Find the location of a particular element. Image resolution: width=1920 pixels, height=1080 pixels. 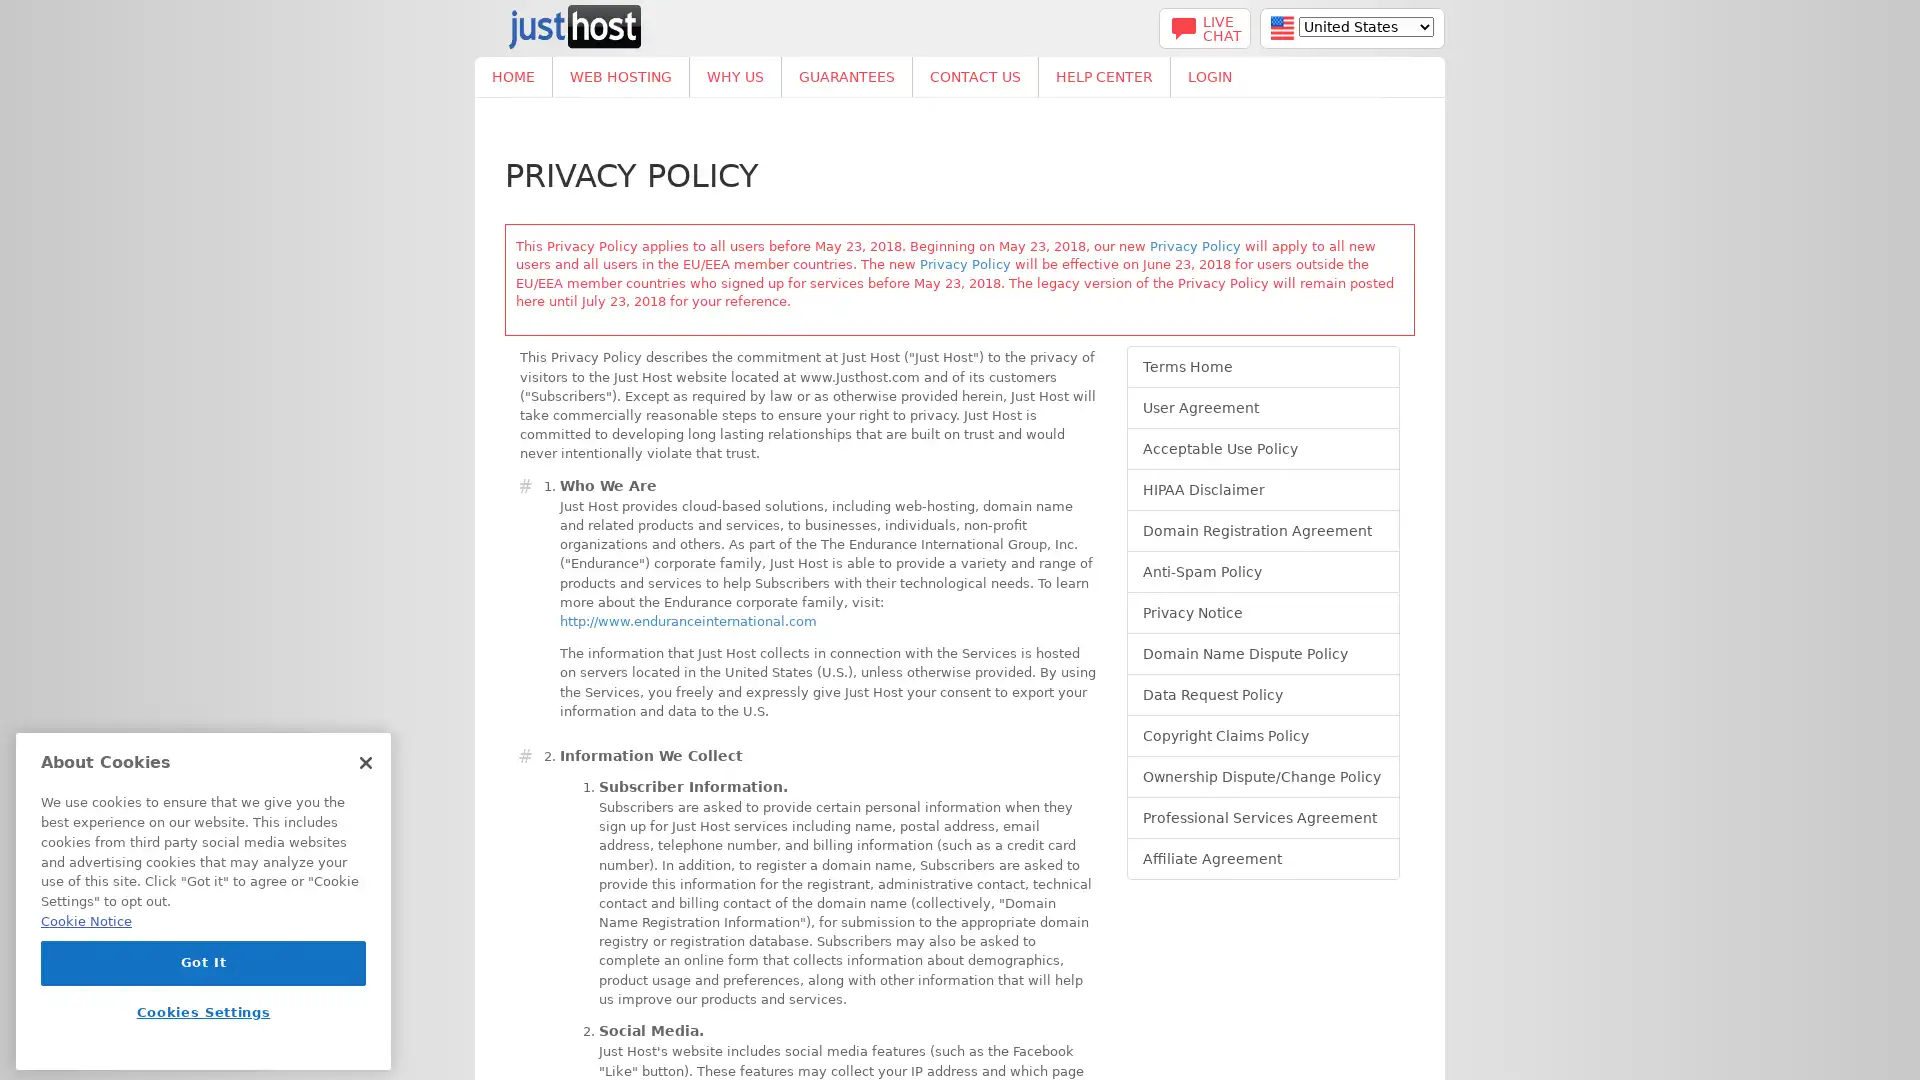

Close is located at coordinates (365, 763).